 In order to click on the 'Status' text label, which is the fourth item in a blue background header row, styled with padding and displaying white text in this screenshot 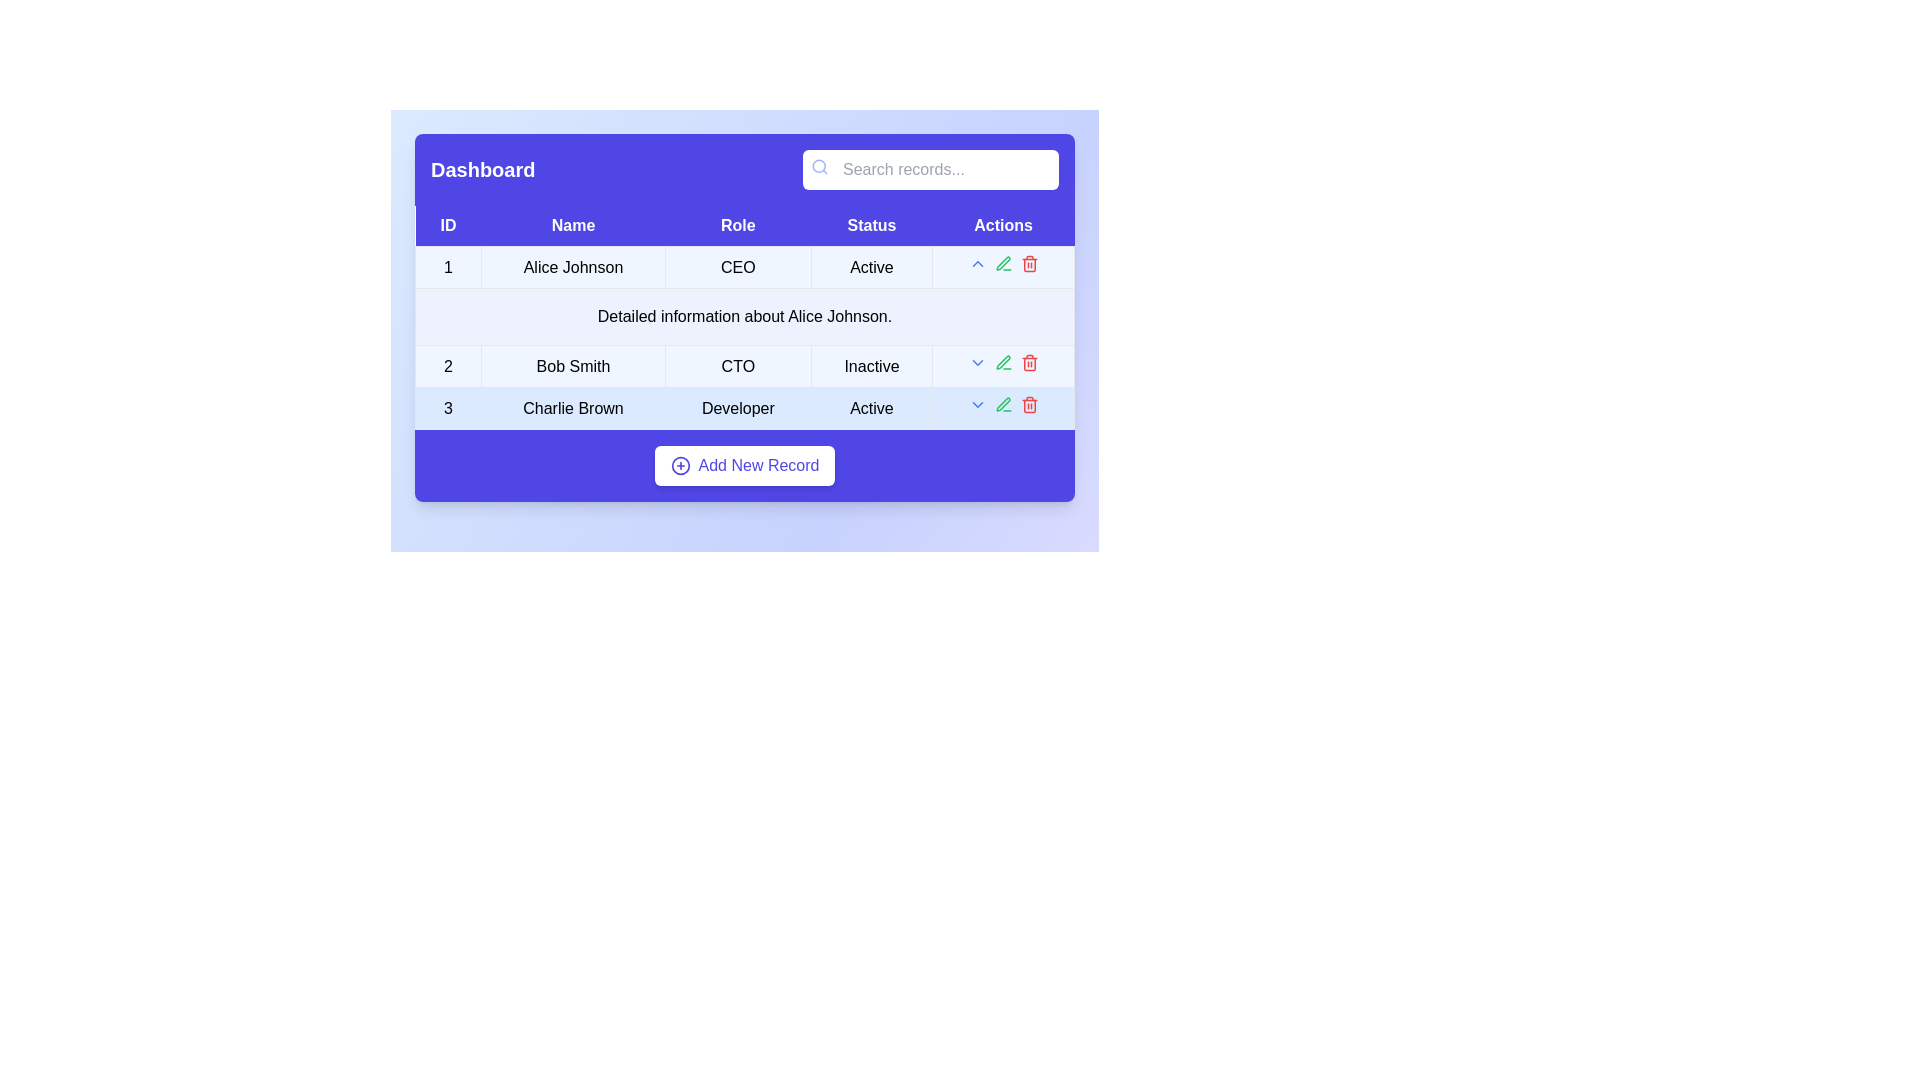, I will do `click(871, 225)`.